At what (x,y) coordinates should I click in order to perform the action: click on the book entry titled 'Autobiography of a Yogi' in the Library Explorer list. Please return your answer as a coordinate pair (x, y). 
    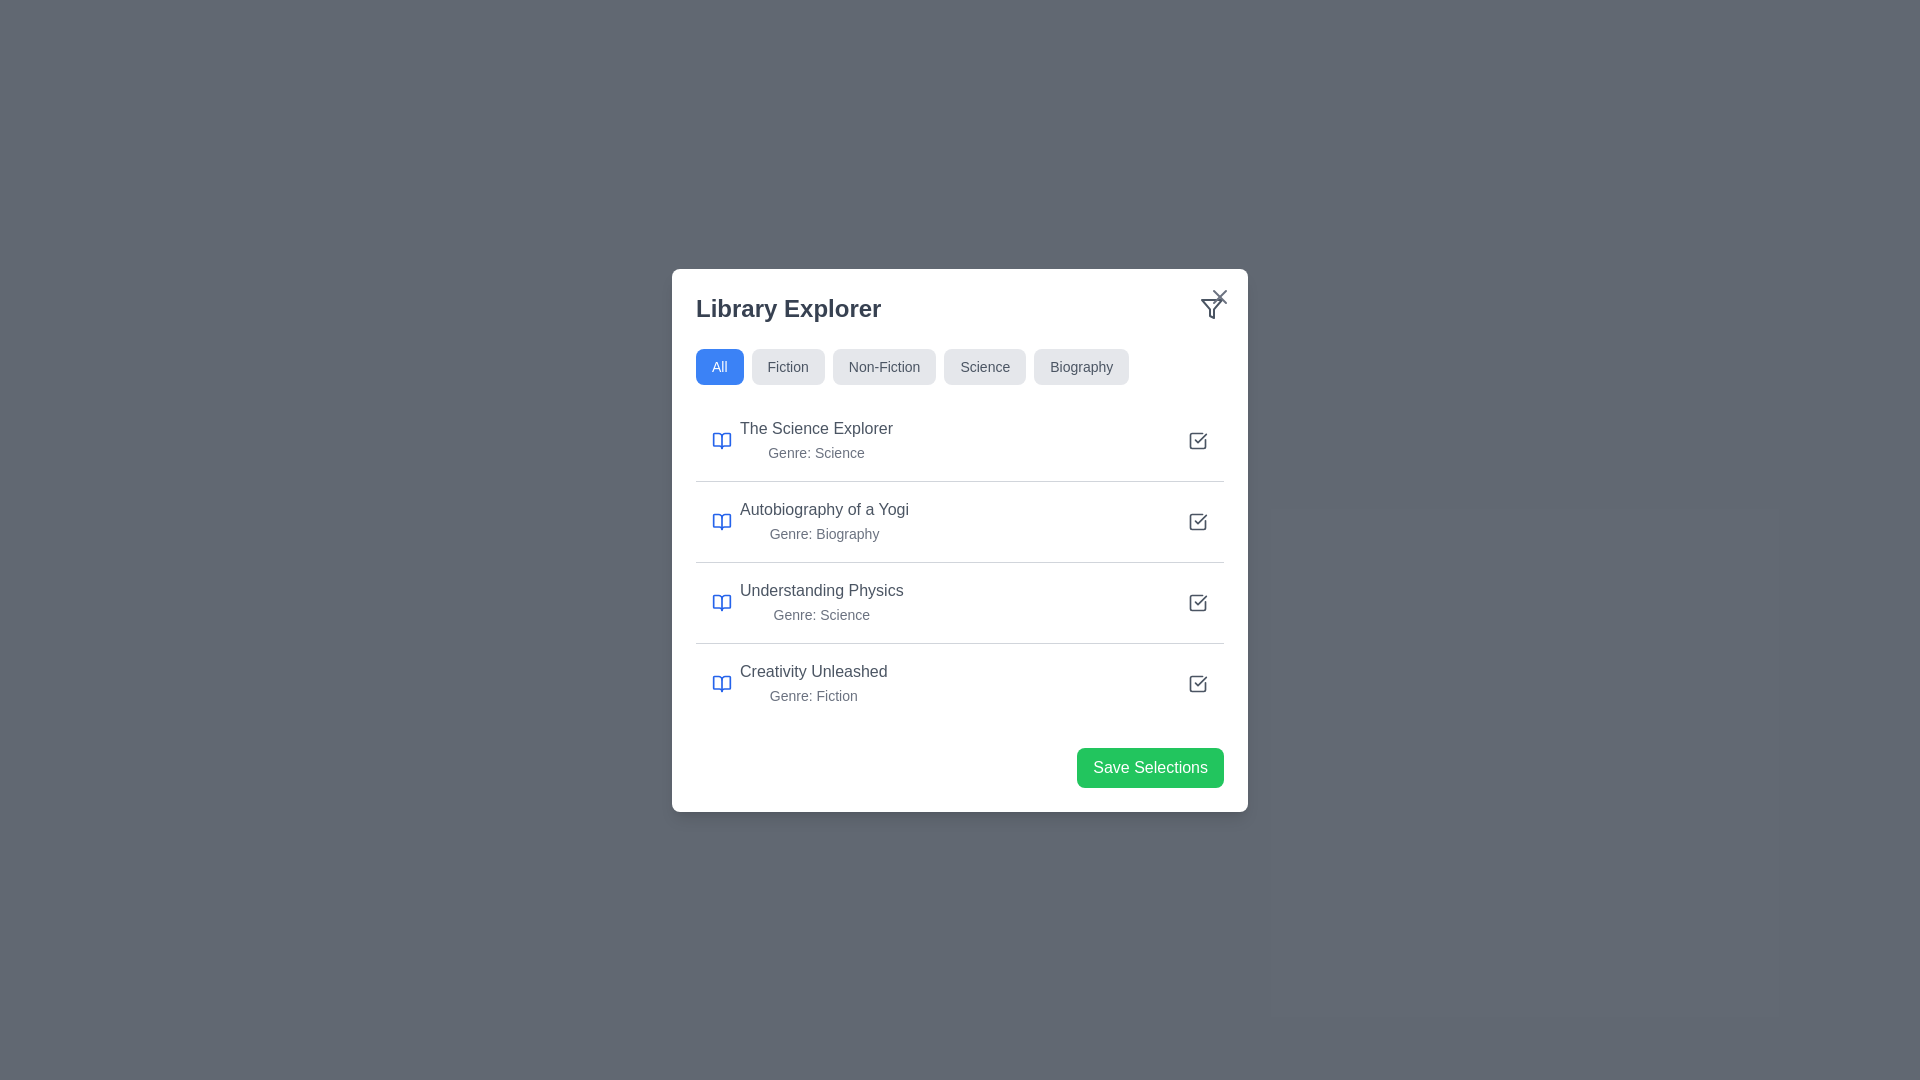
    Looking at the image, I should click on (810, 520).